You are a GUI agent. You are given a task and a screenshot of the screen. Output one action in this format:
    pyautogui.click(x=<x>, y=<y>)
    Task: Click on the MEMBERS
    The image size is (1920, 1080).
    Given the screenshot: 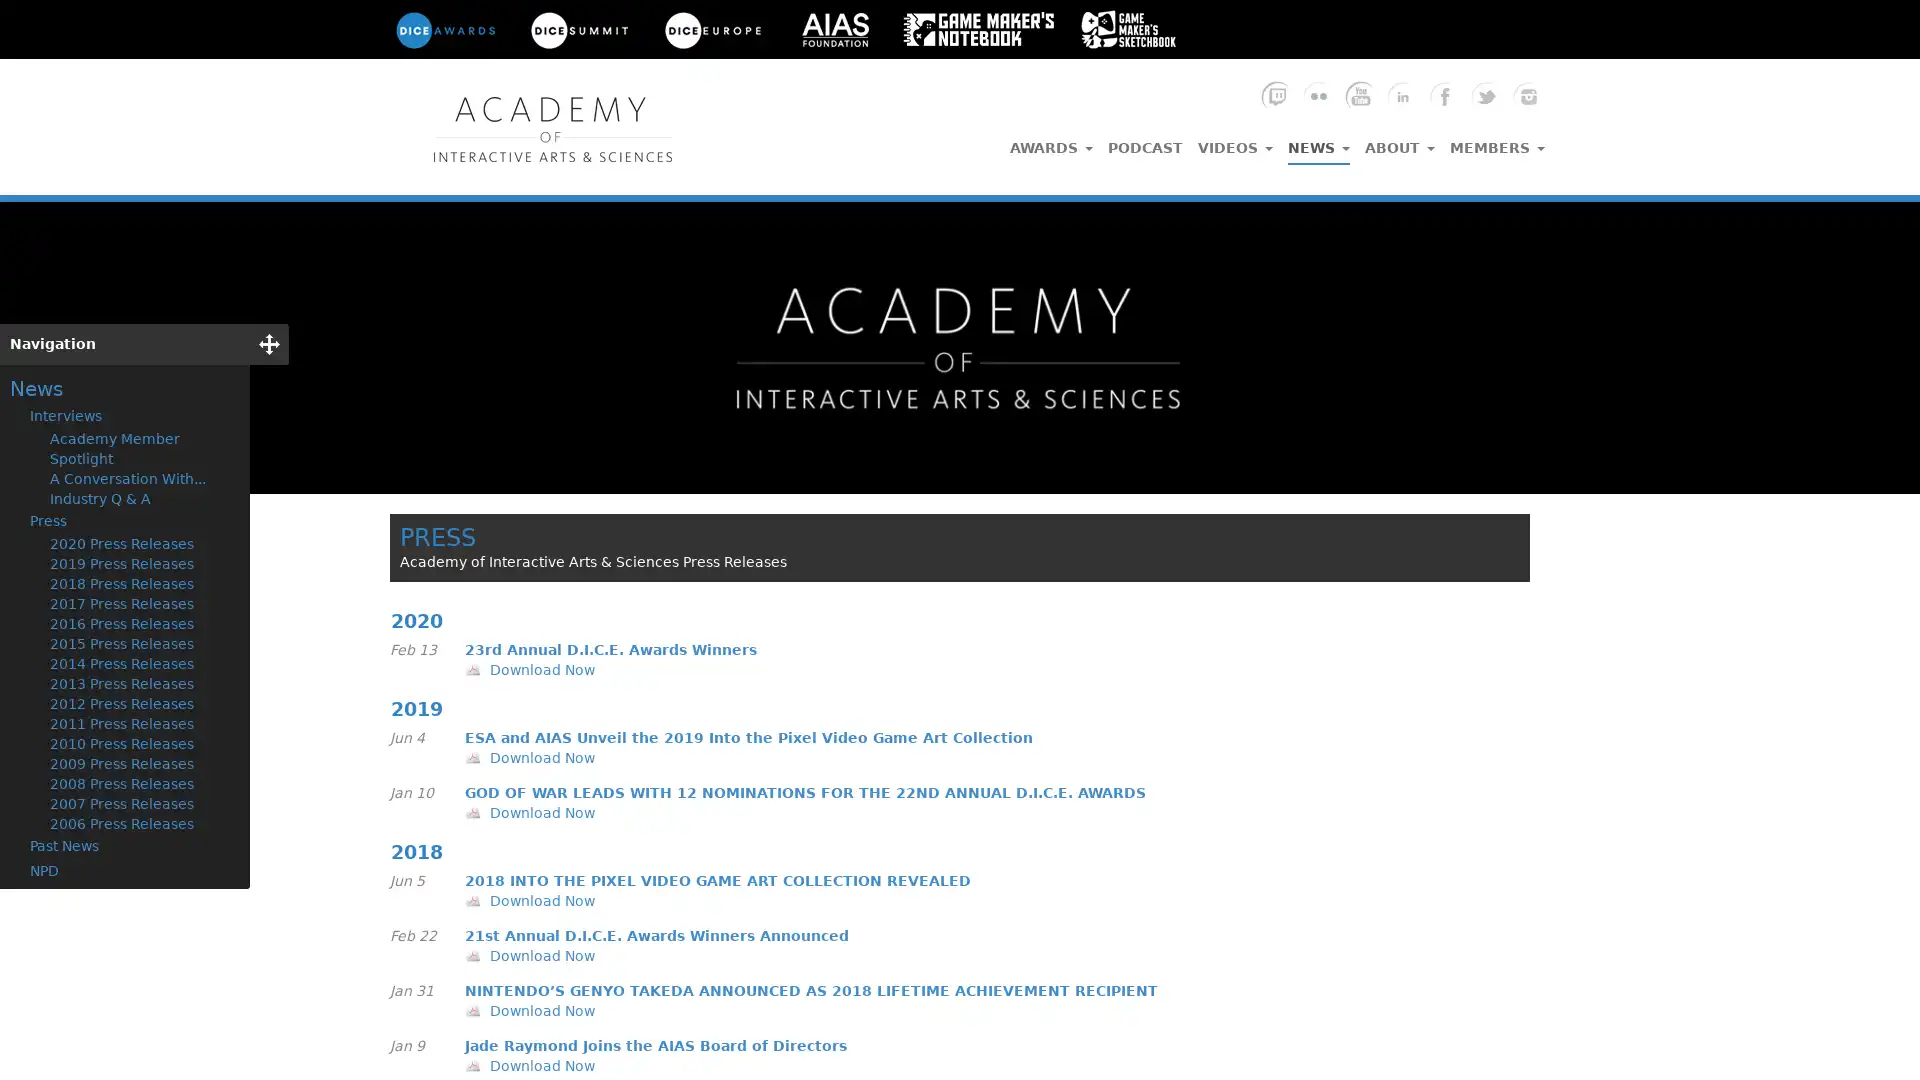 What is the action you would take?
    pyautogui.click(x=1497, y=141)
    